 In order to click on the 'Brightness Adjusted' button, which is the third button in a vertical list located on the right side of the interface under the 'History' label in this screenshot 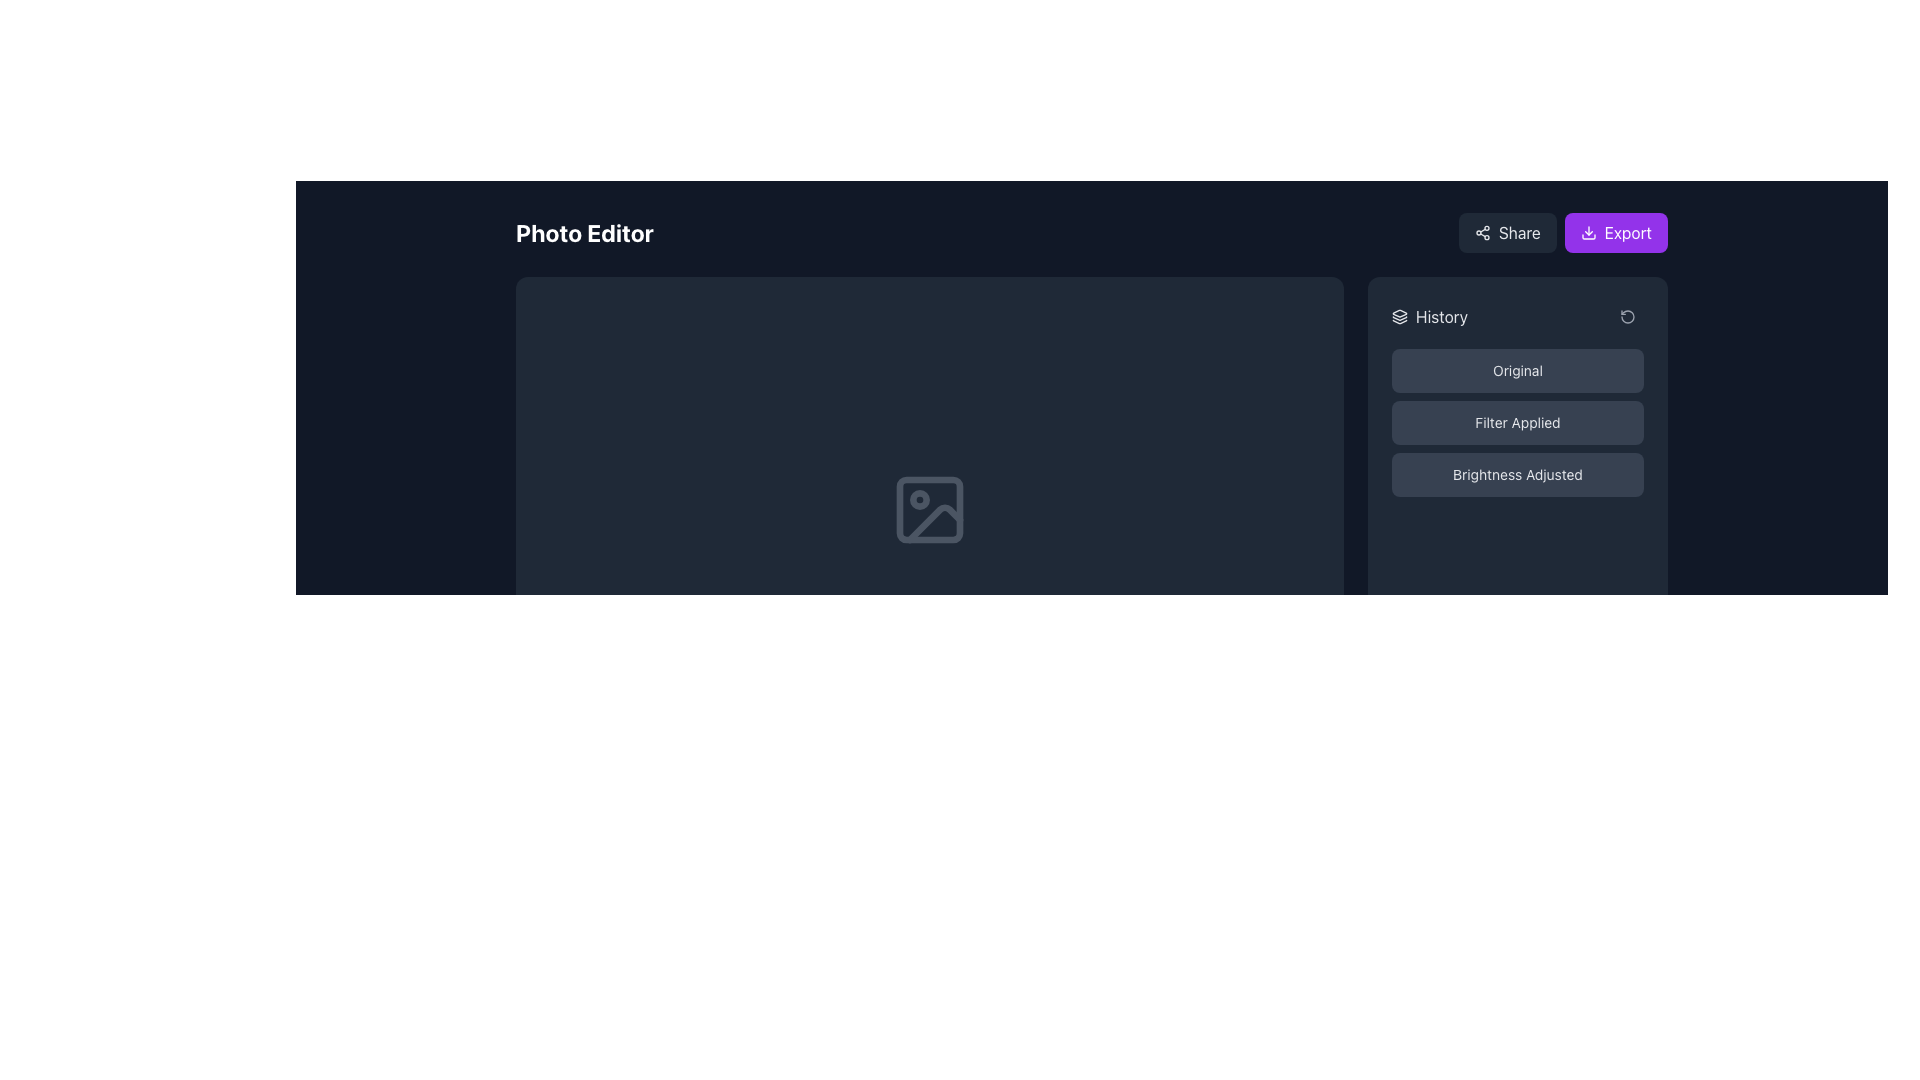, I will do `click(1517, 474)`.